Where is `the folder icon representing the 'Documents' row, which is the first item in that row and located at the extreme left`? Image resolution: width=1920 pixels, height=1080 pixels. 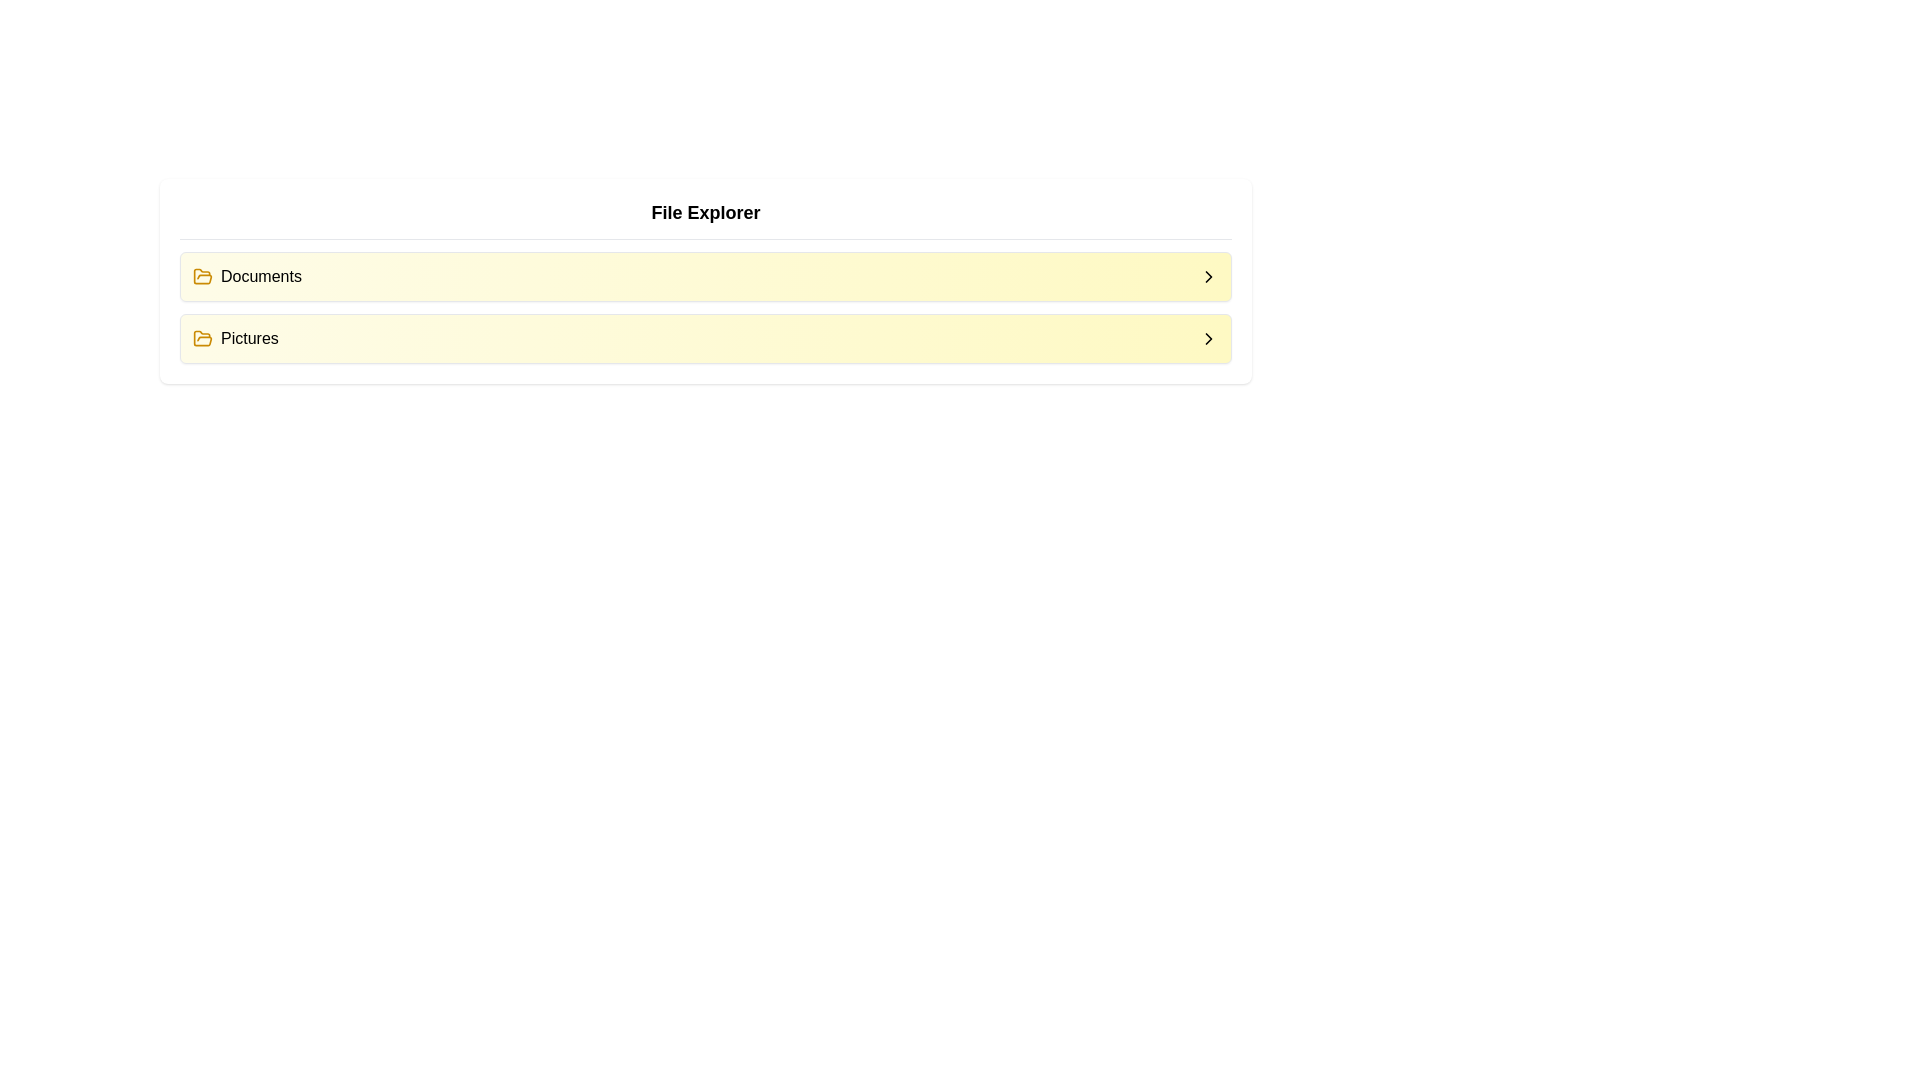 the folder icon representing the 'Documents' row, which is the first item in that row and located at the extreme left is located at coordinates (202, 277).